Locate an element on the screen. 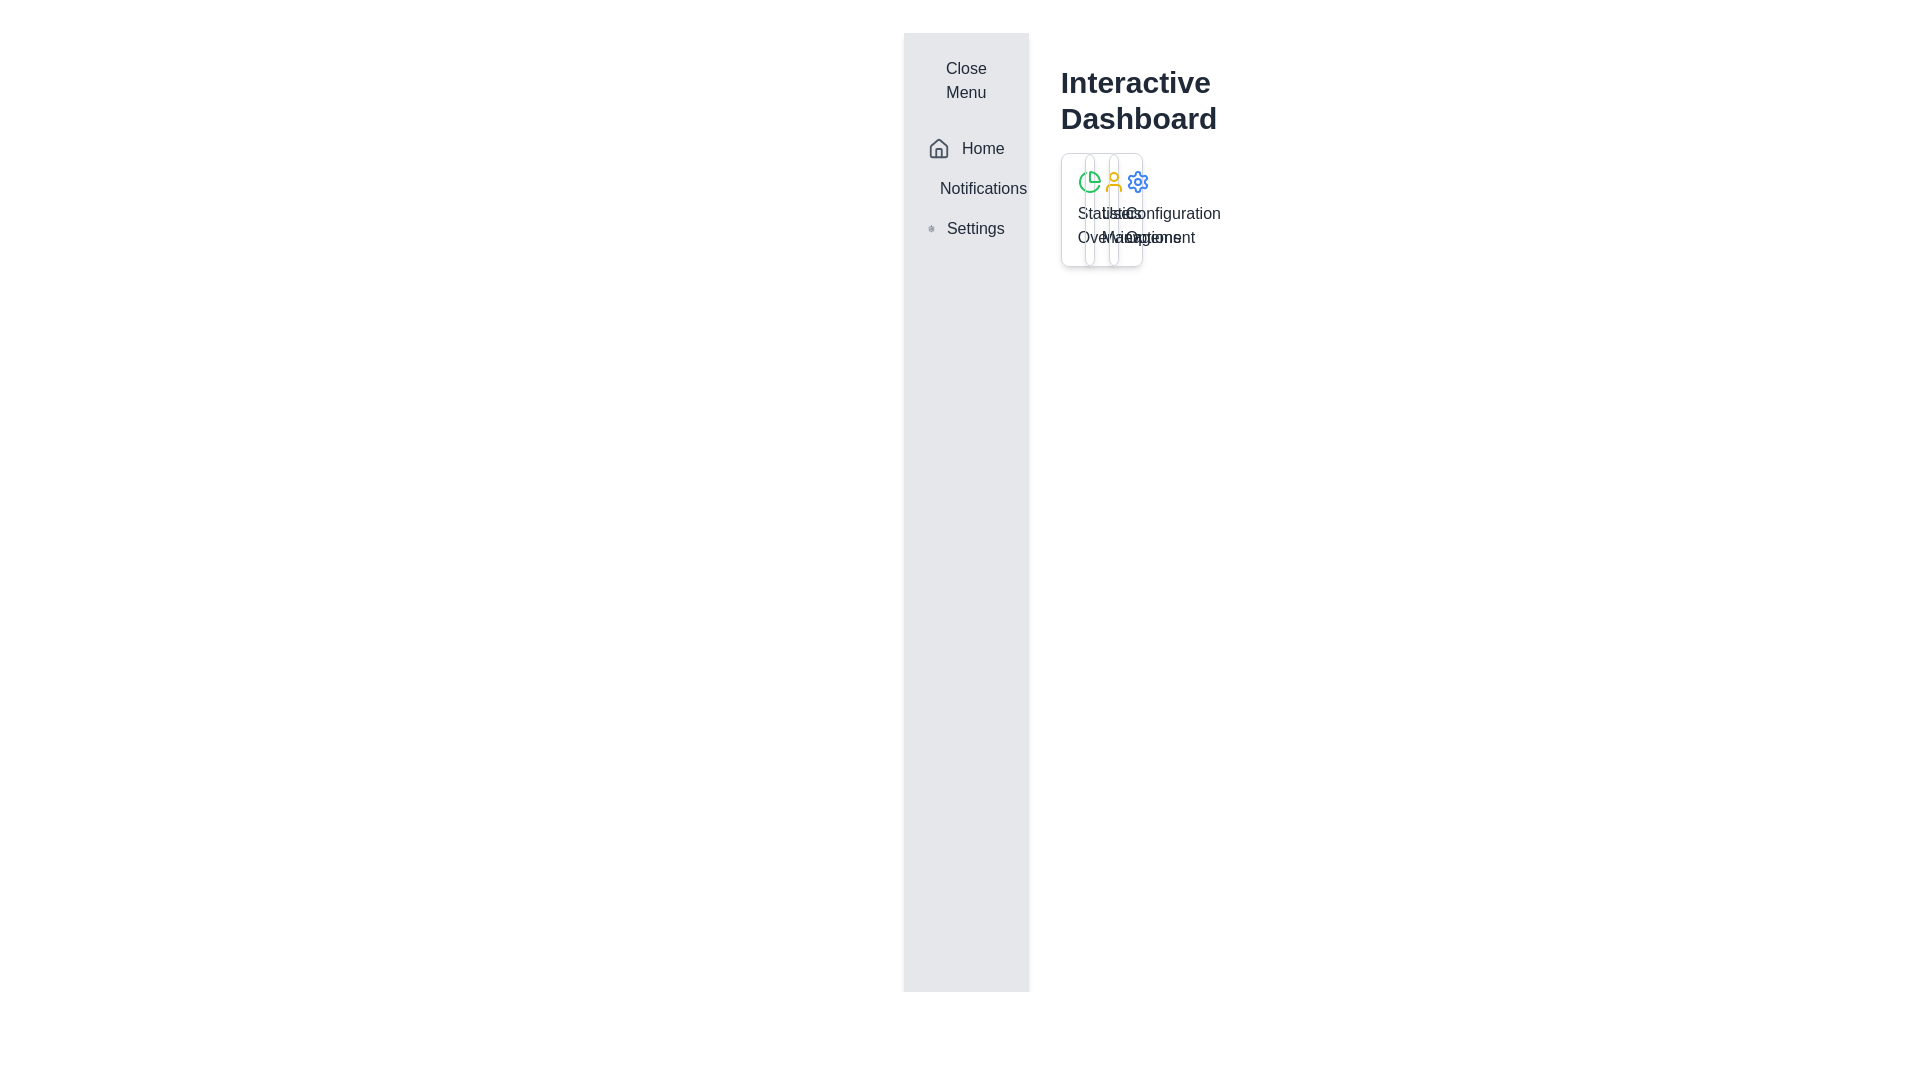 This screenshot has width=1920, height=1080. the 'Close Menu' button located at the top of the vertical navigation panel on the left side of the interface is located at coordinates (966, 80).